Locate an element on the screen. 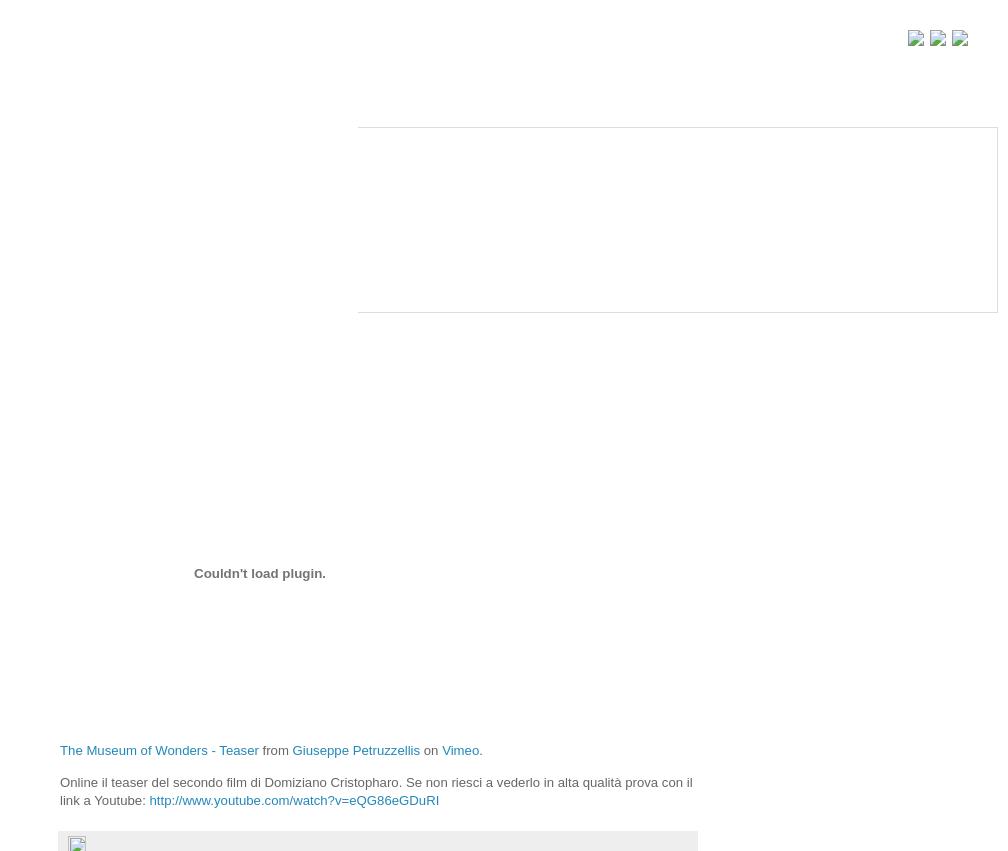 The image size is (1008, 851). 'The Museum of Wonders: teaser!' is located at coordinates (59, 397).